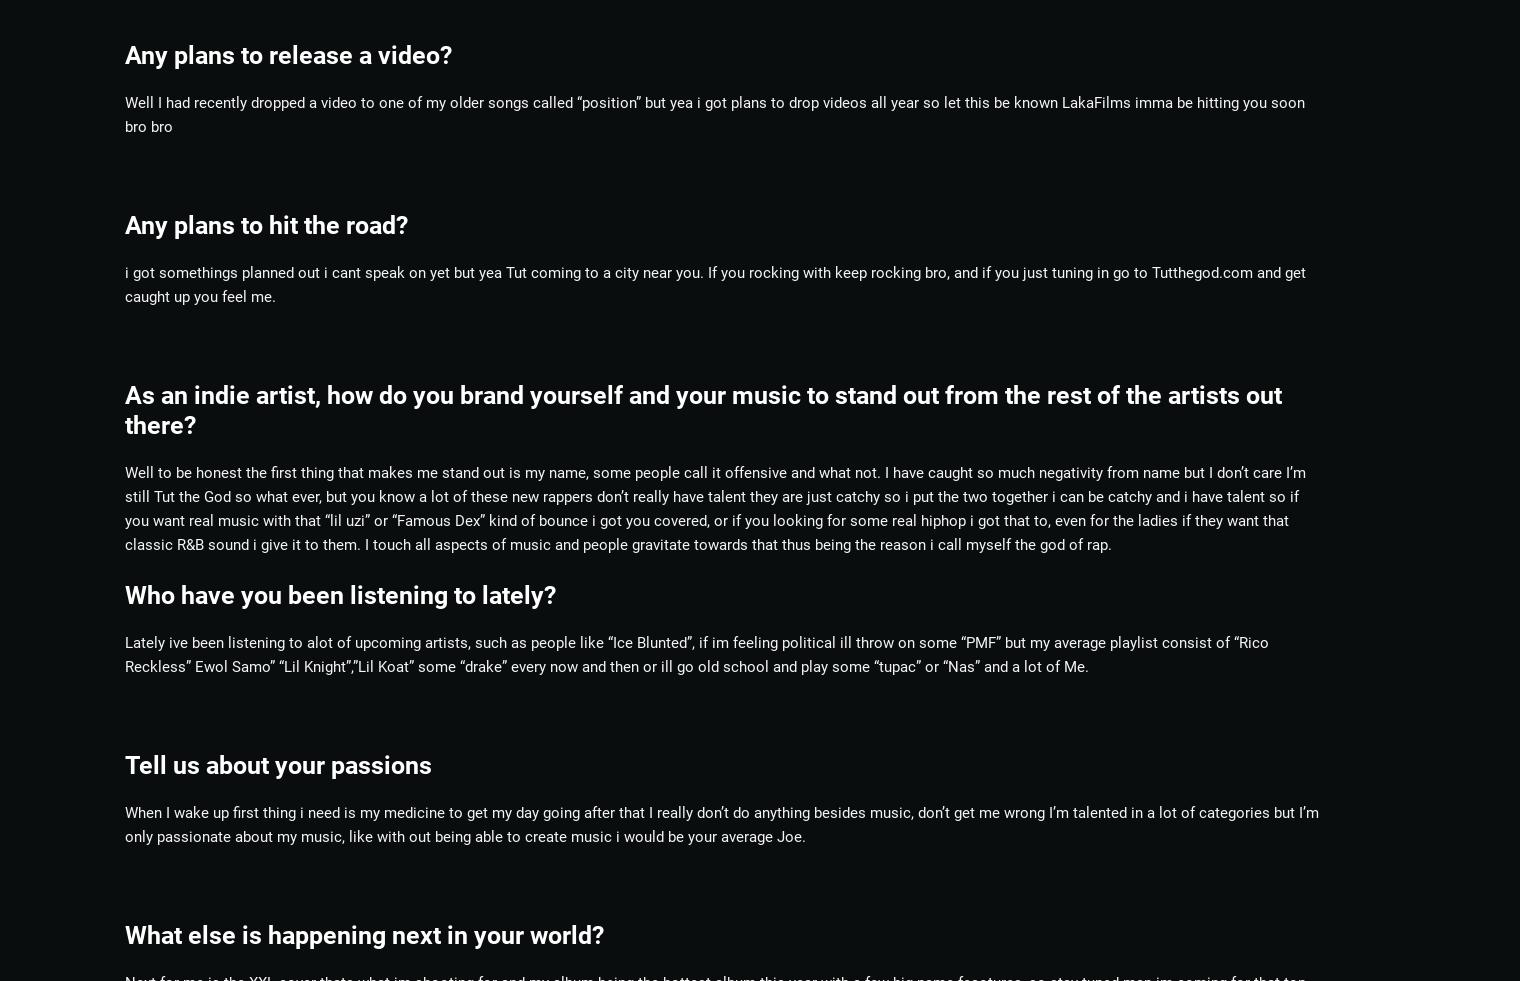 This screenshot has height=981, width=1520. What do you see at coordinates (124, 934) in the screenshot?
I see `'What else is happening next in your world?'` at bounding box center [124, 934].